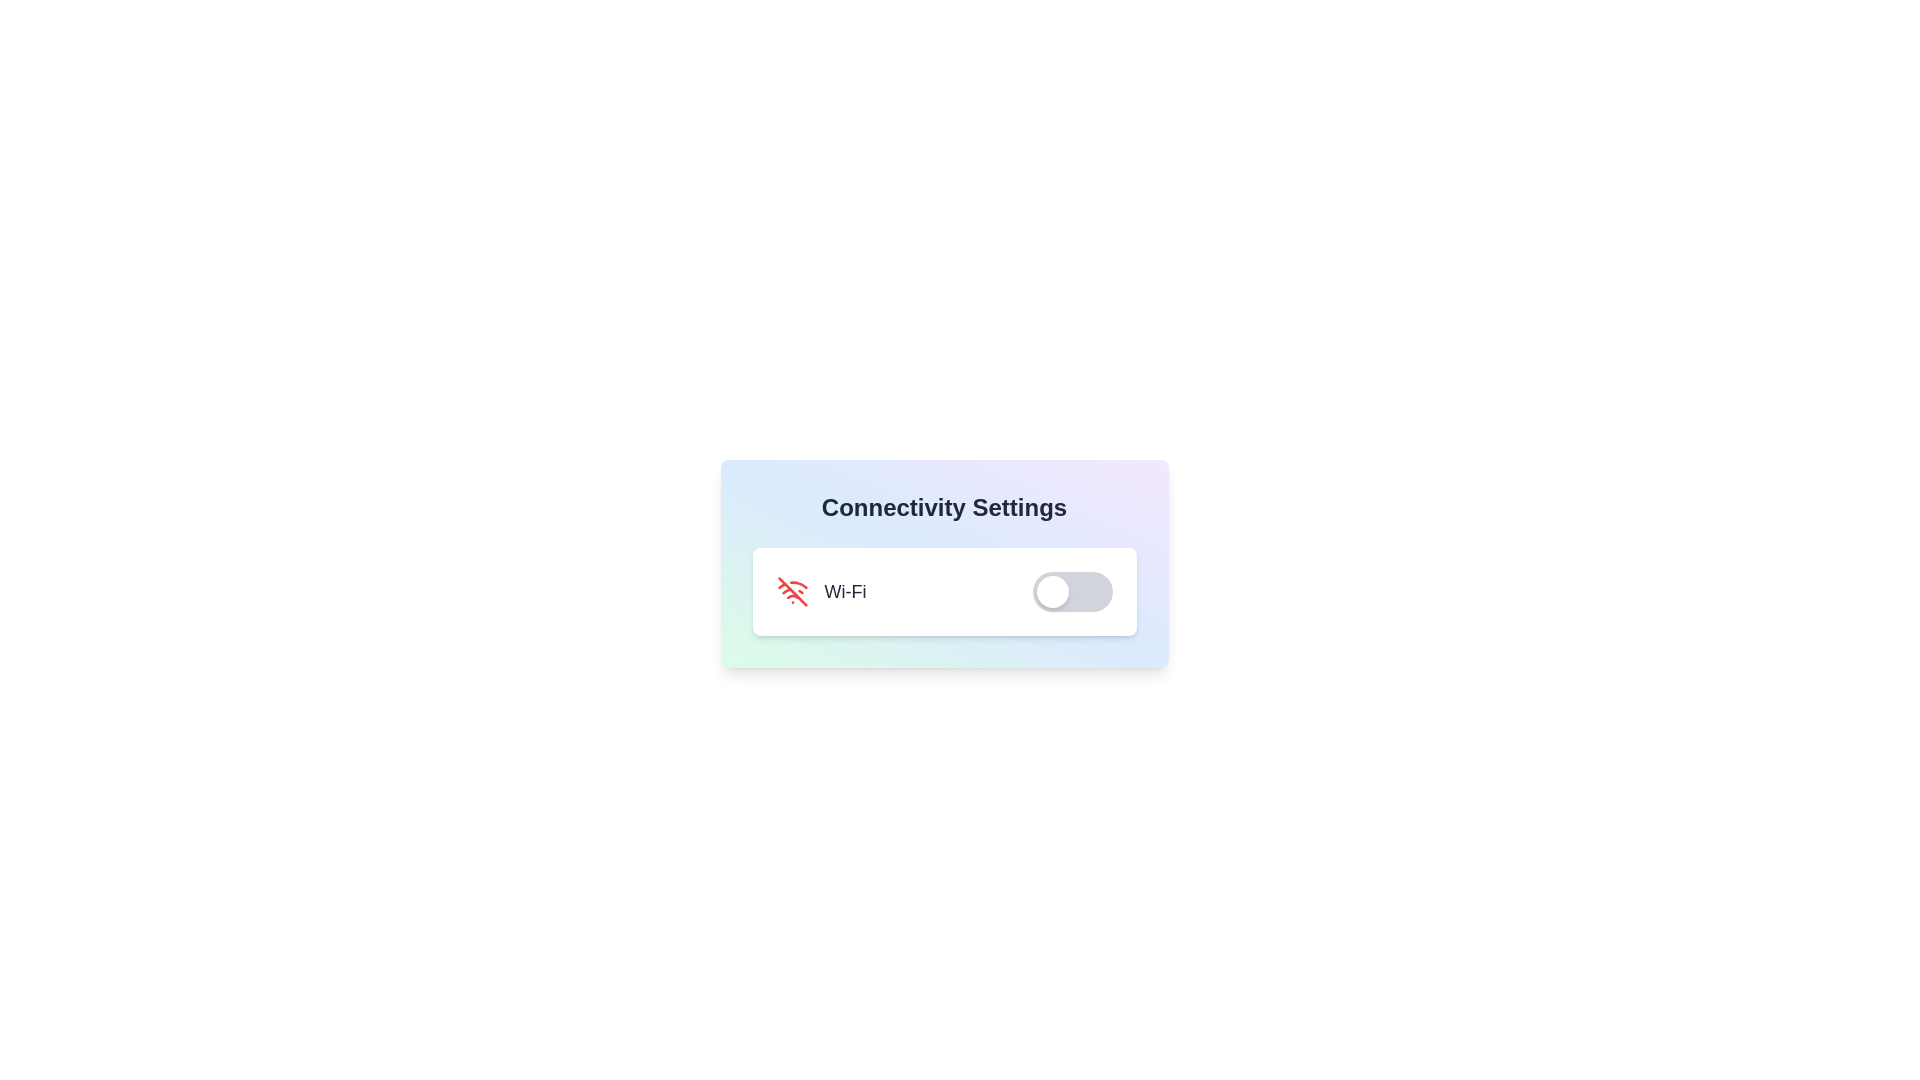 Image resolution: width=1920 pixels, height=1080 pixels. I want to click on the Text Label indicating the meaning of the adjacent red Wi-Fi symbol in the 'Connectivity Settings' card section, so click(845, 590).